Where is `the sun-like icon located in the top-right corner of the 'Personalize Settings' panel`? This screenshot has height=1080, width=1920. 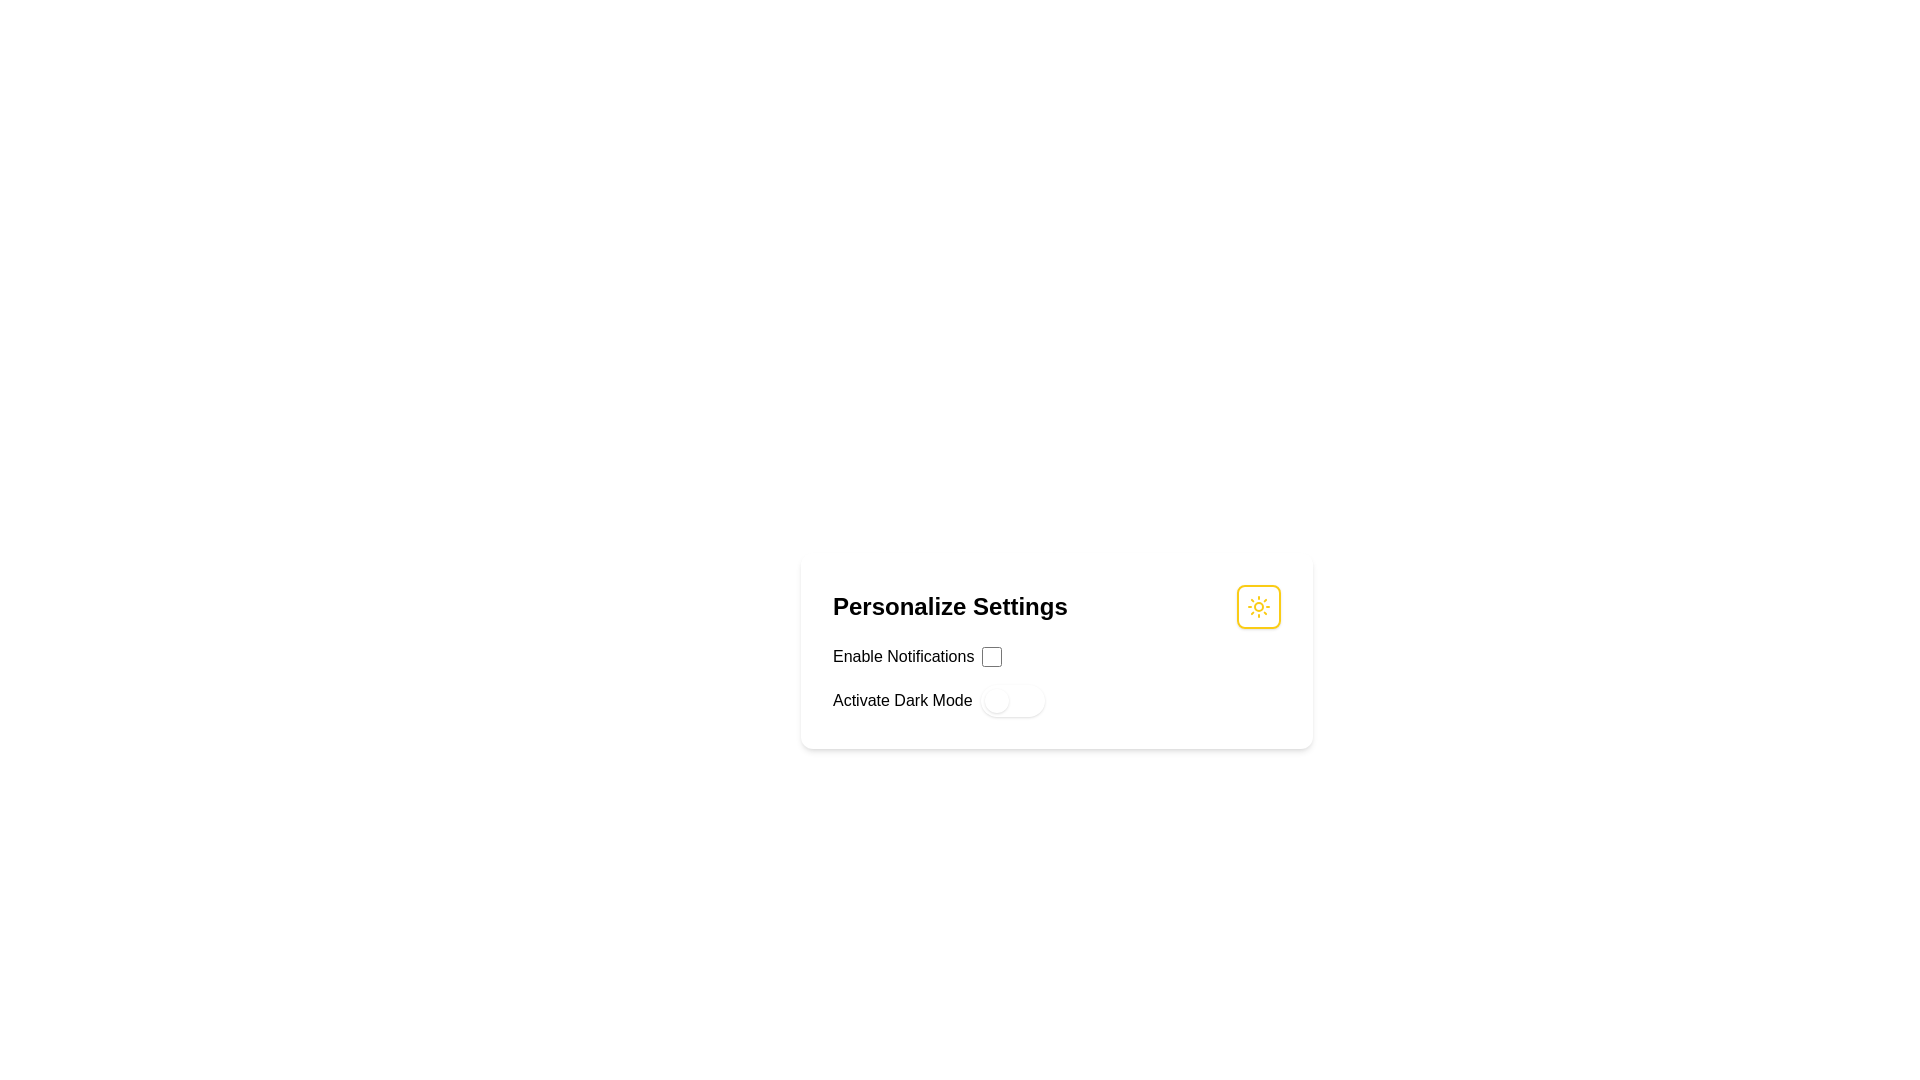
the sun-like icon located in the top-right corner of the 'Personalize Settings' panel is located at coordinates (1257, 605).